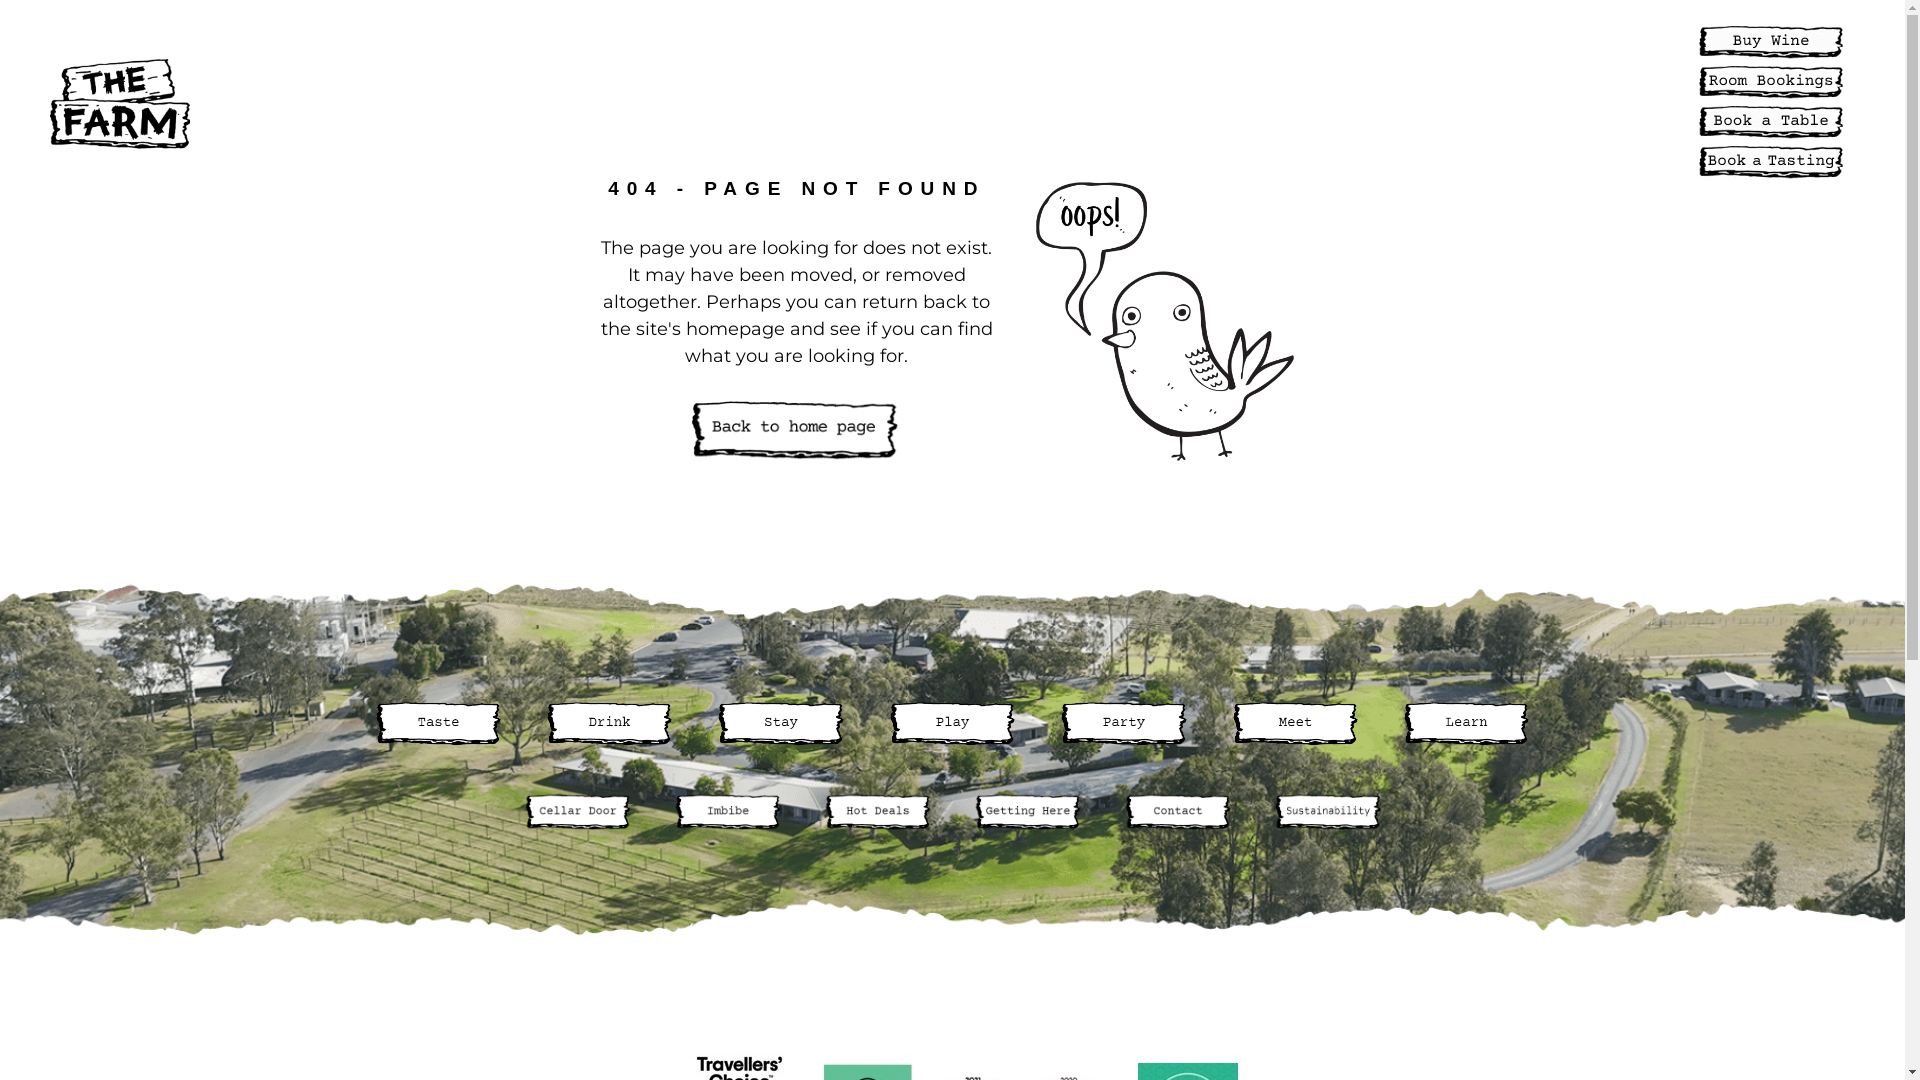 This screenshot has height=1080, width=1920. I want to click on 'Getting Here-1', so click(1027, 812).